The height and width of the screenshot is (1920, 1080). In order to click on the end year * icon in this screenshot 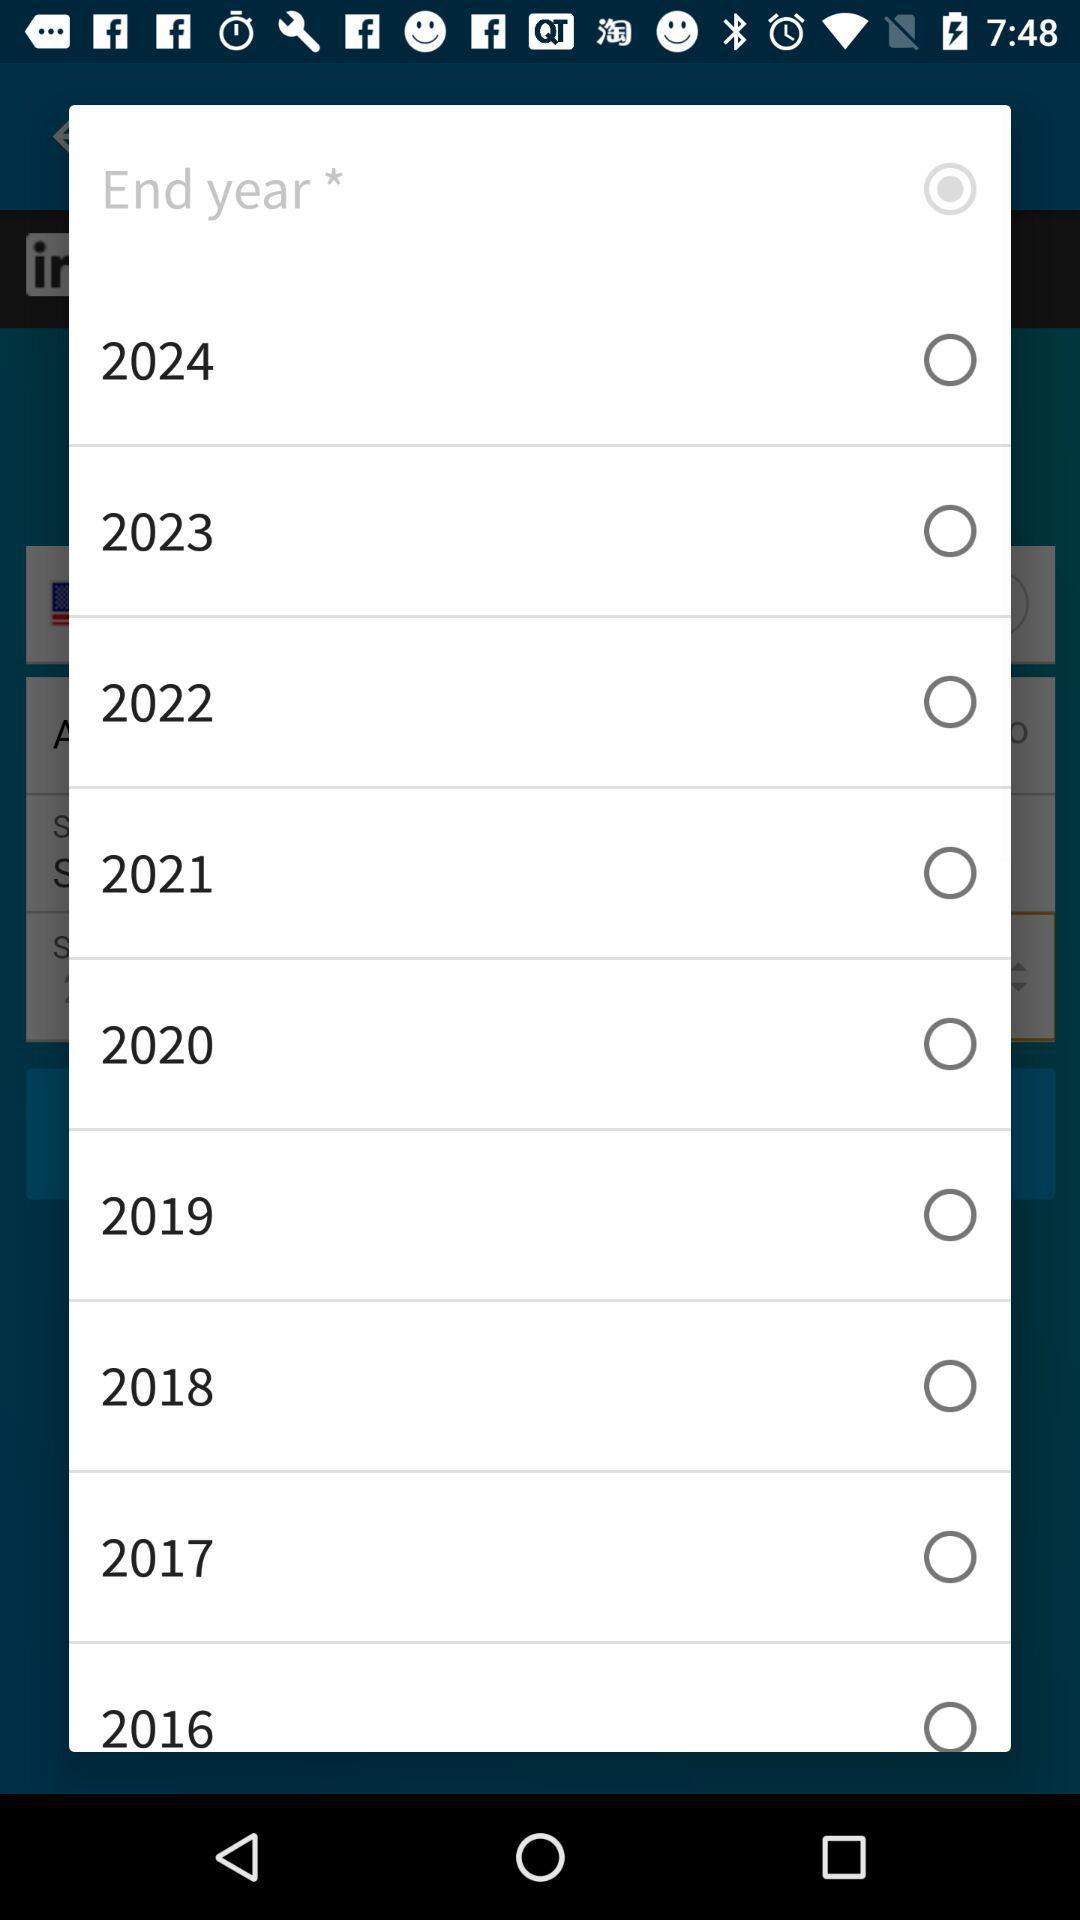, I will do `click(540, 188)`.